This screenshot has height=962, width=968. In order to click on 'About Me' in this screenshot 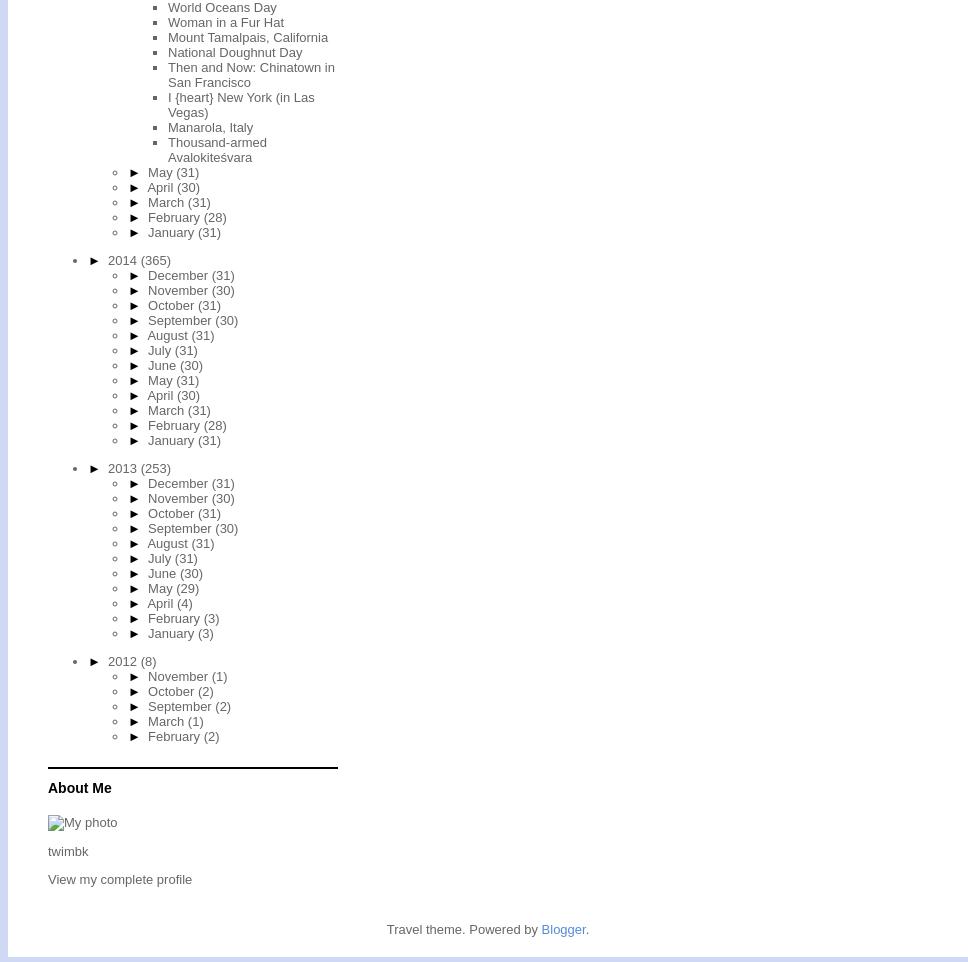, I will do `click(78, 786)`.